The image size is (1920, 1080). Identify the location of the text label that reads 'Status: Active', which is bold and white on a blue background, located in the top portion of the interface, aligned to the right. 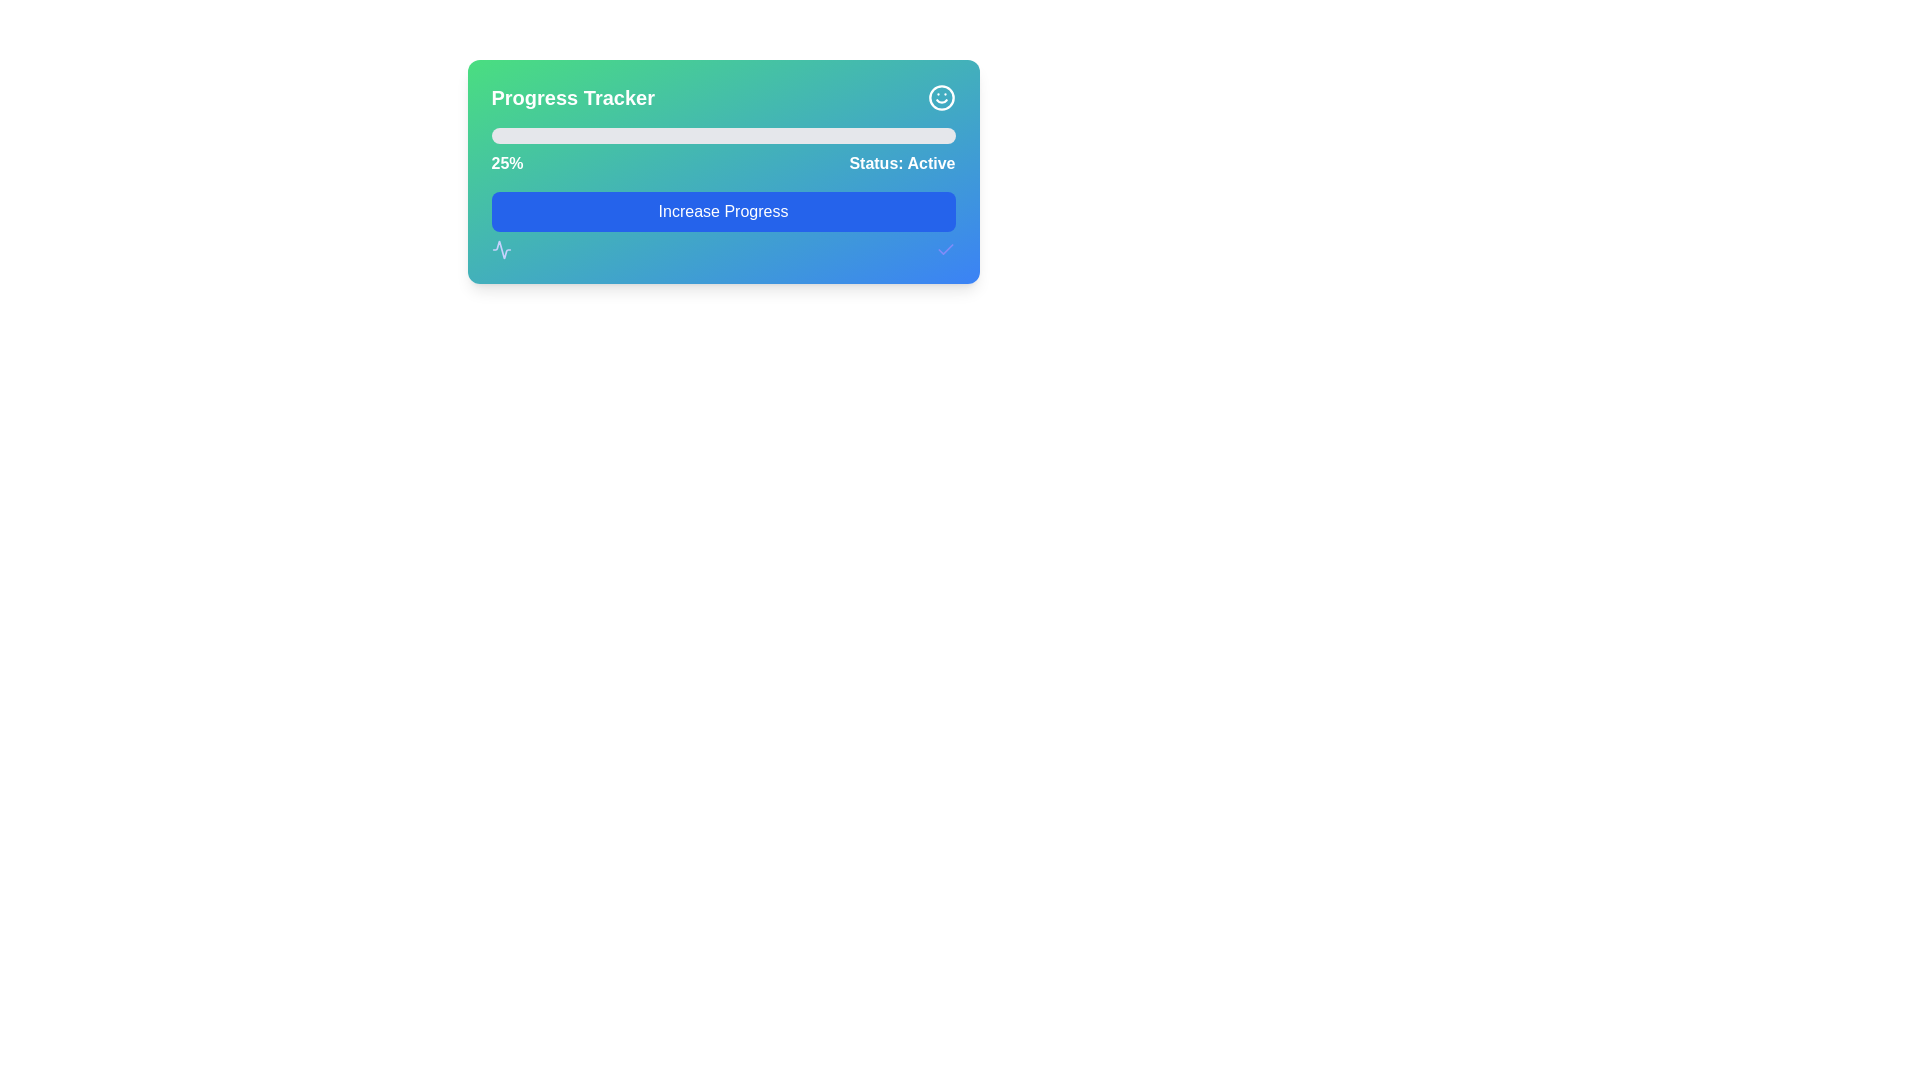
(901, 163).